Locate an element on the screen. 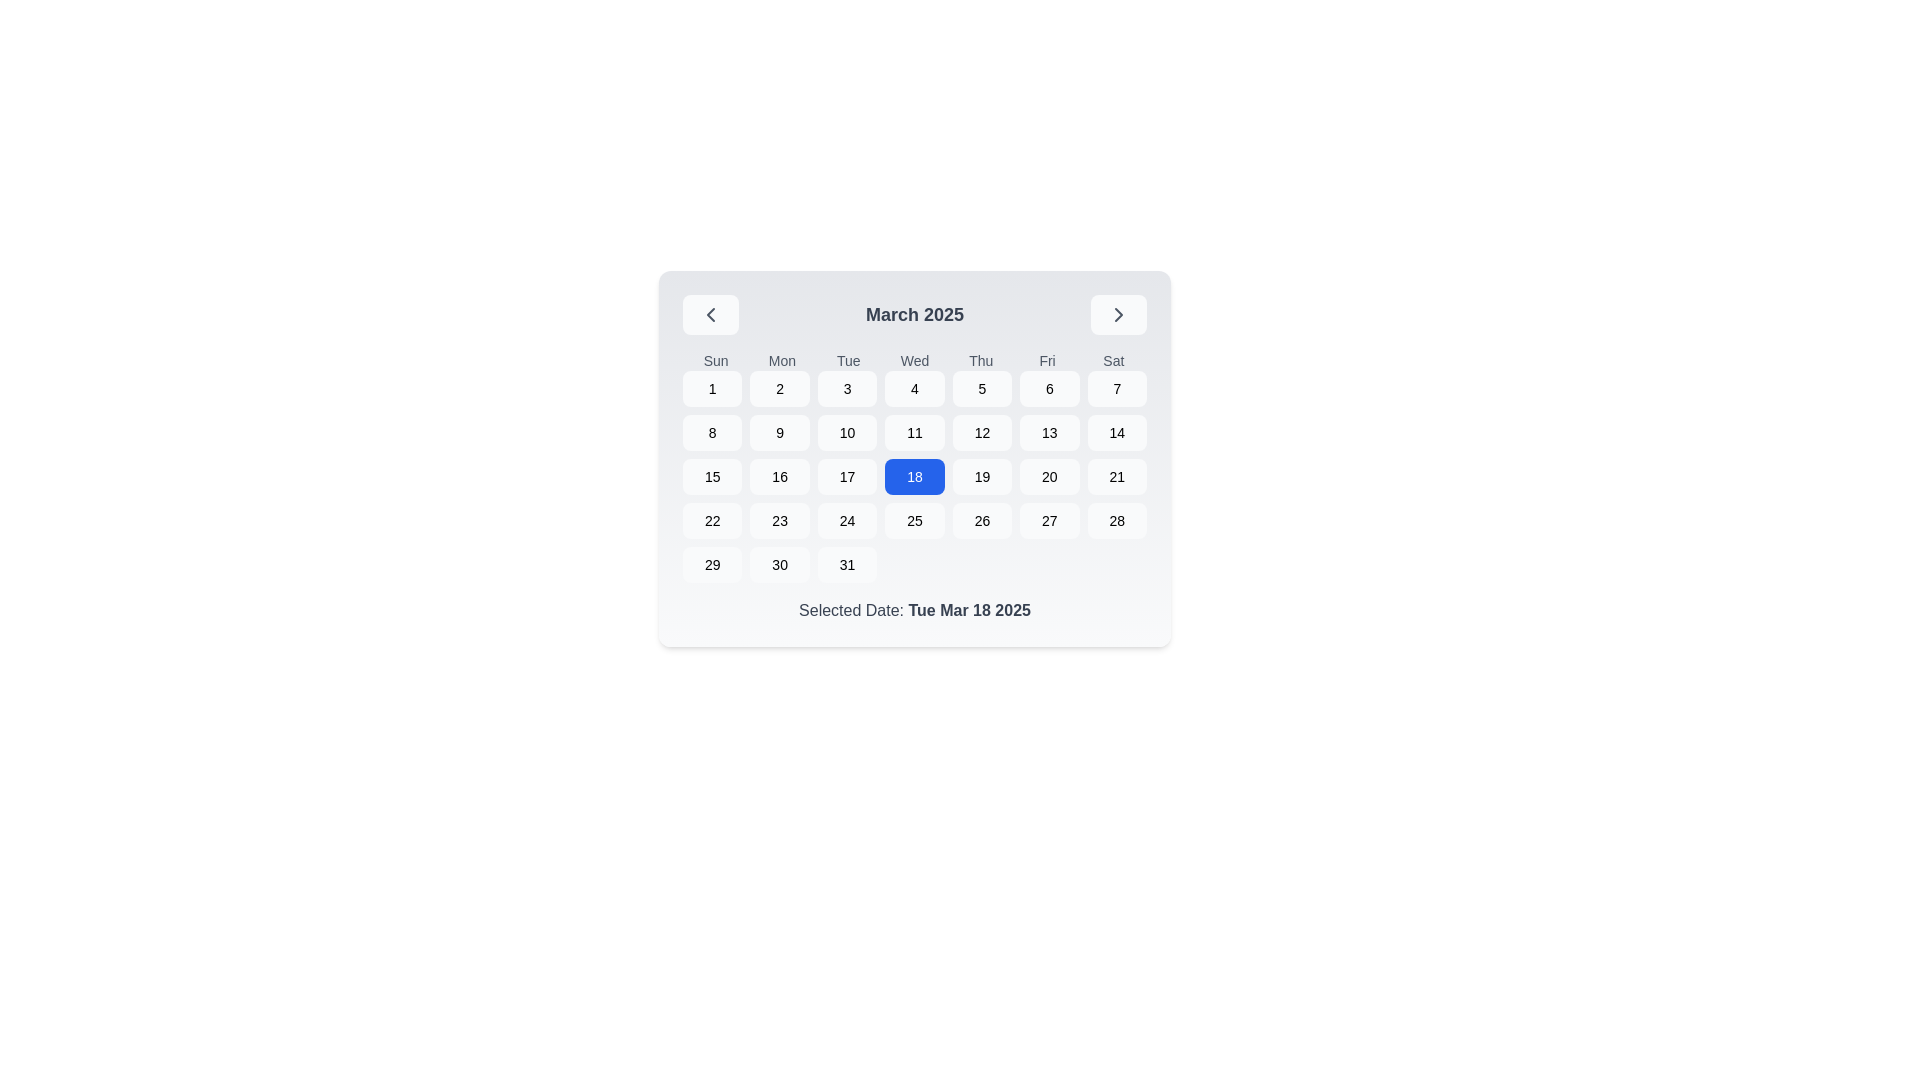 The height and width of the screenshot is (1080, 1920). the left-pointing chevron icon within the navigation button at the top-left corner of the calendar interface is located at coordinates (710, 315).